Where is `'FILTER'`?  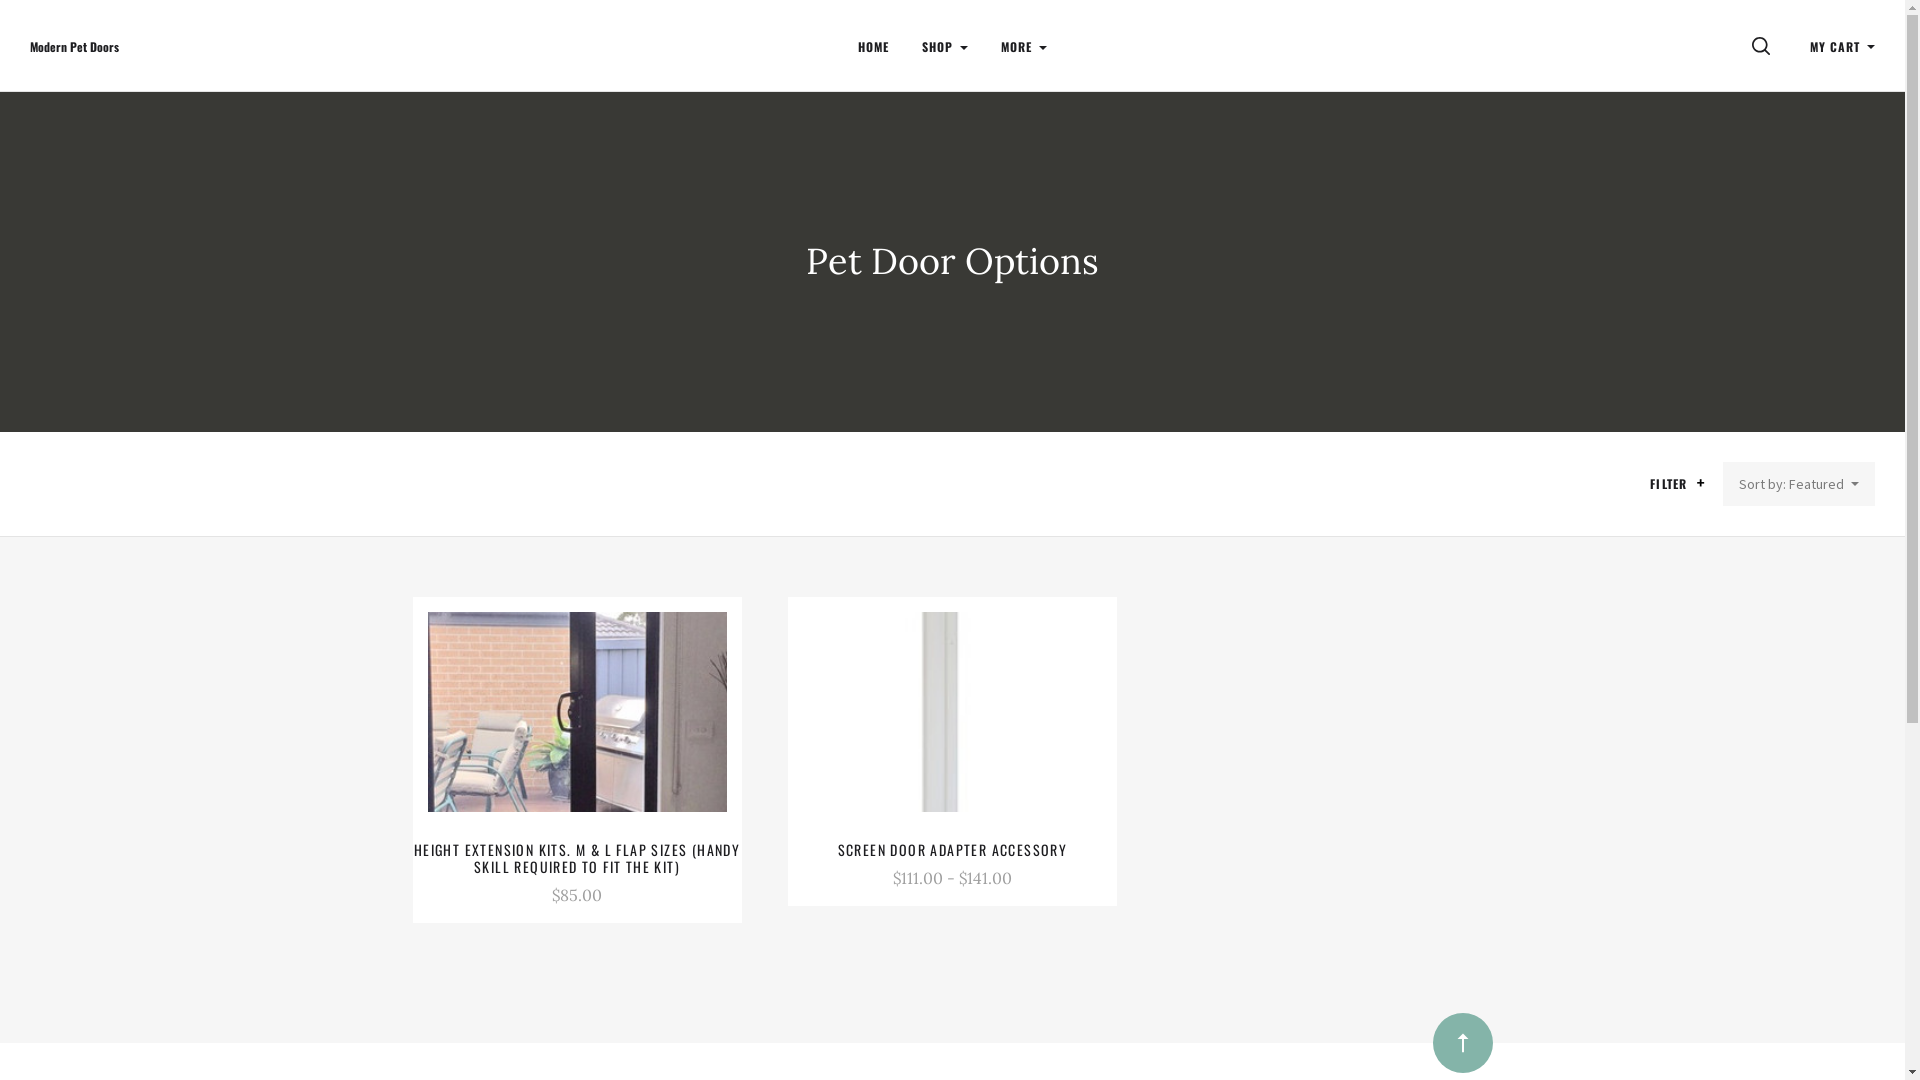 'FILTER' is located at coordinates (1680, 484).